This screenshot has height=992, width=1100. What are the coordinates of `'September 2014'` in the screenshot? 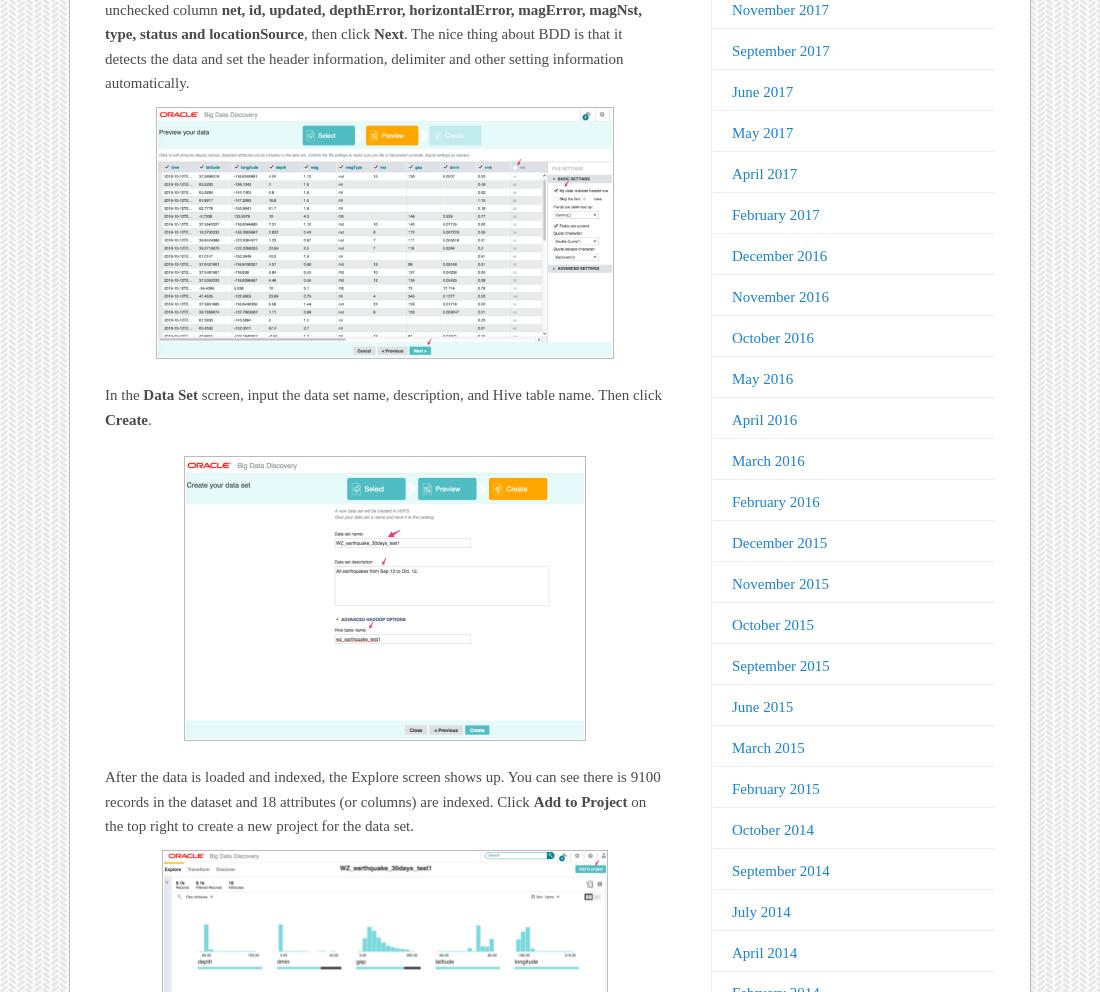 It's located at (780, 869).